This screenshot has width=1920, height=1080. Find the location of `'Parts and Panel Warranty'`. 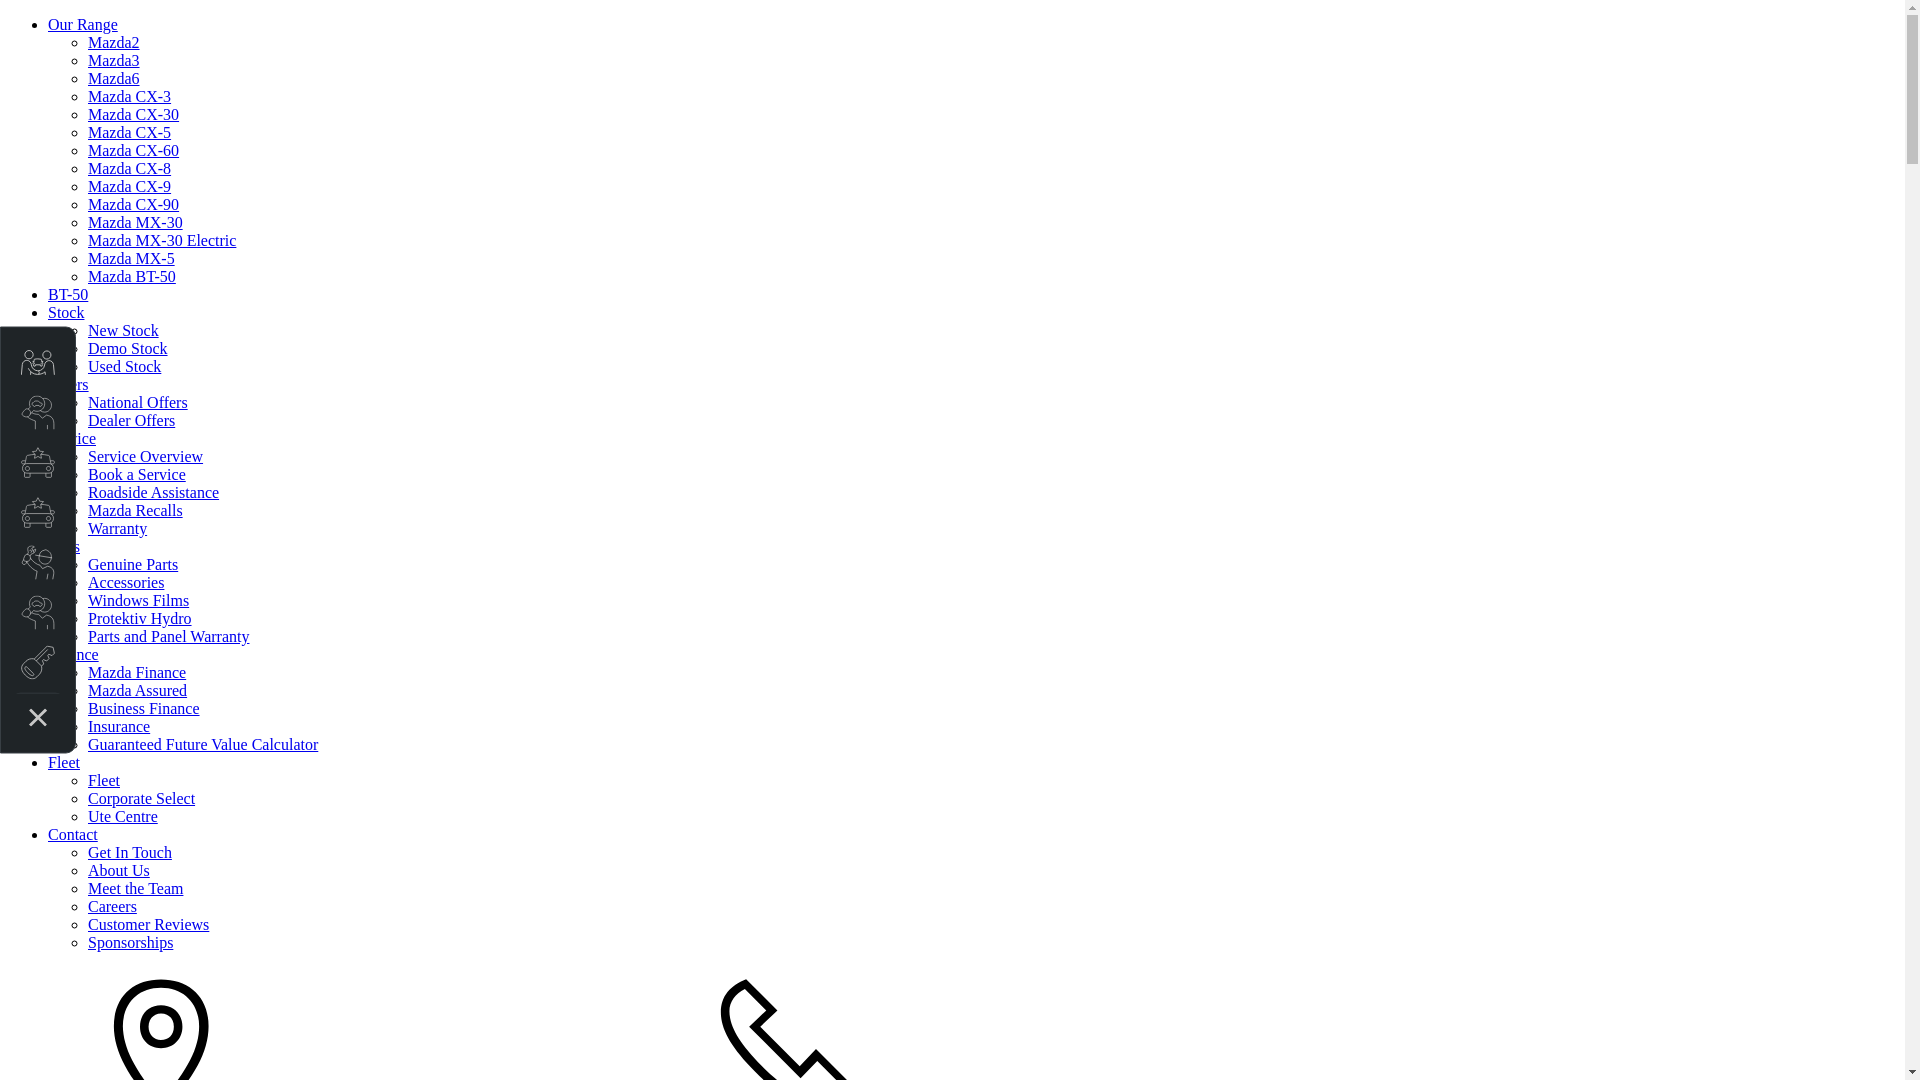

'Parts and Panel Warranty' is located at coordinates (168, 636).